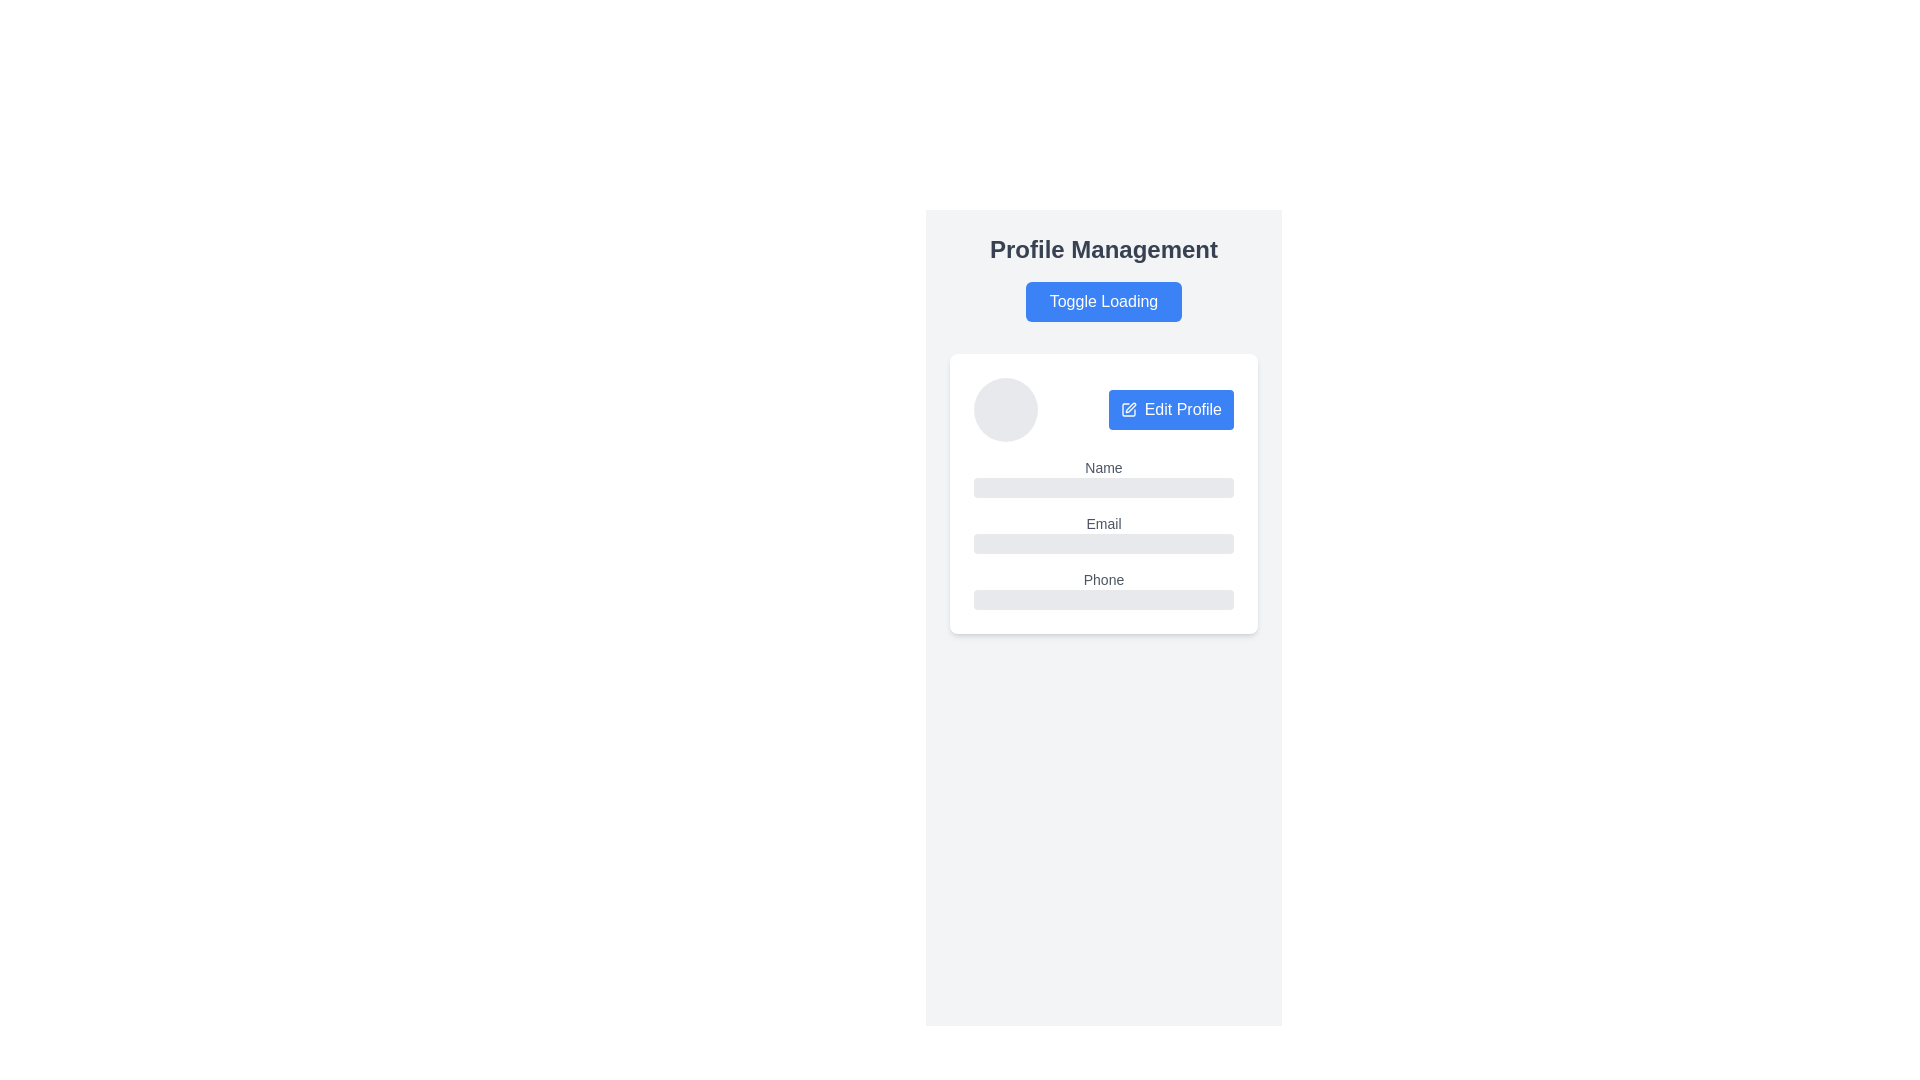  I want to click on the 'Phone' text label, which is styled with 'text-sm text-gray-600' and is positioned in a profile management form below the 'Email' label, so click(1103, 579).